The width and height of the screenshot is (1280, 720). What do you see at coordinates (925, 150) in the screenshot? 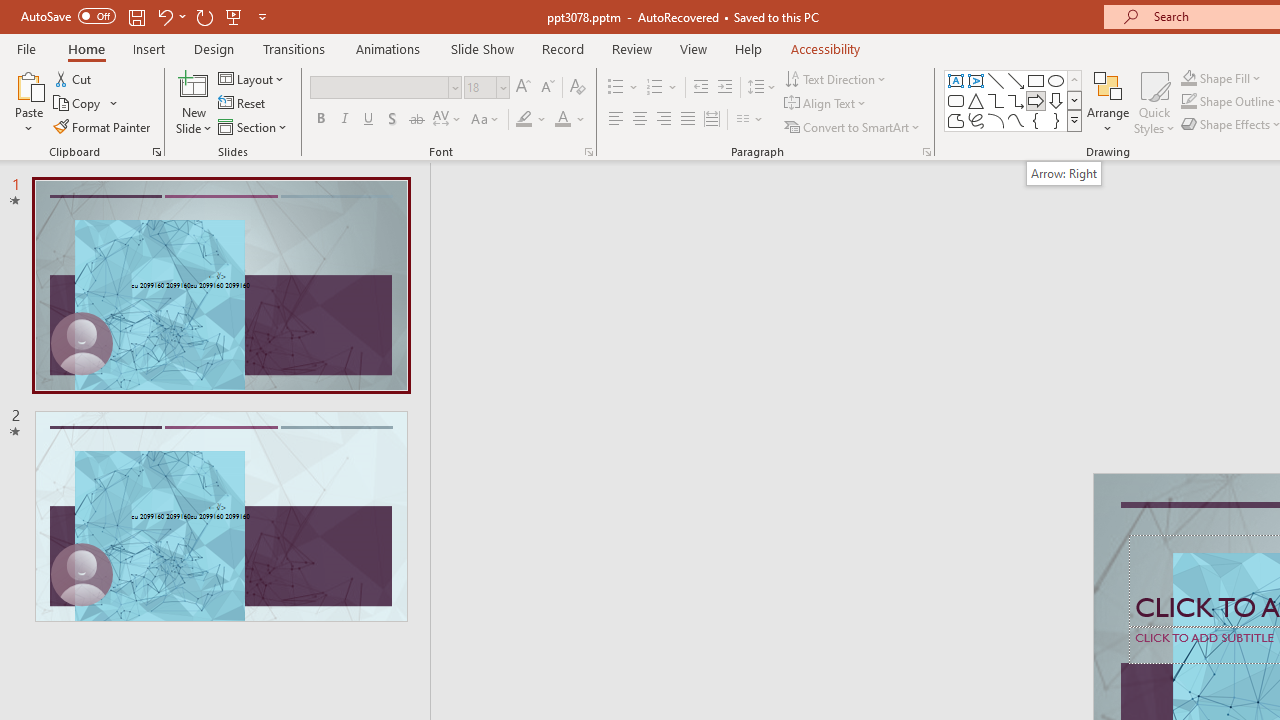
I see `'Paragraph...'` at bounding box center [925, 150].